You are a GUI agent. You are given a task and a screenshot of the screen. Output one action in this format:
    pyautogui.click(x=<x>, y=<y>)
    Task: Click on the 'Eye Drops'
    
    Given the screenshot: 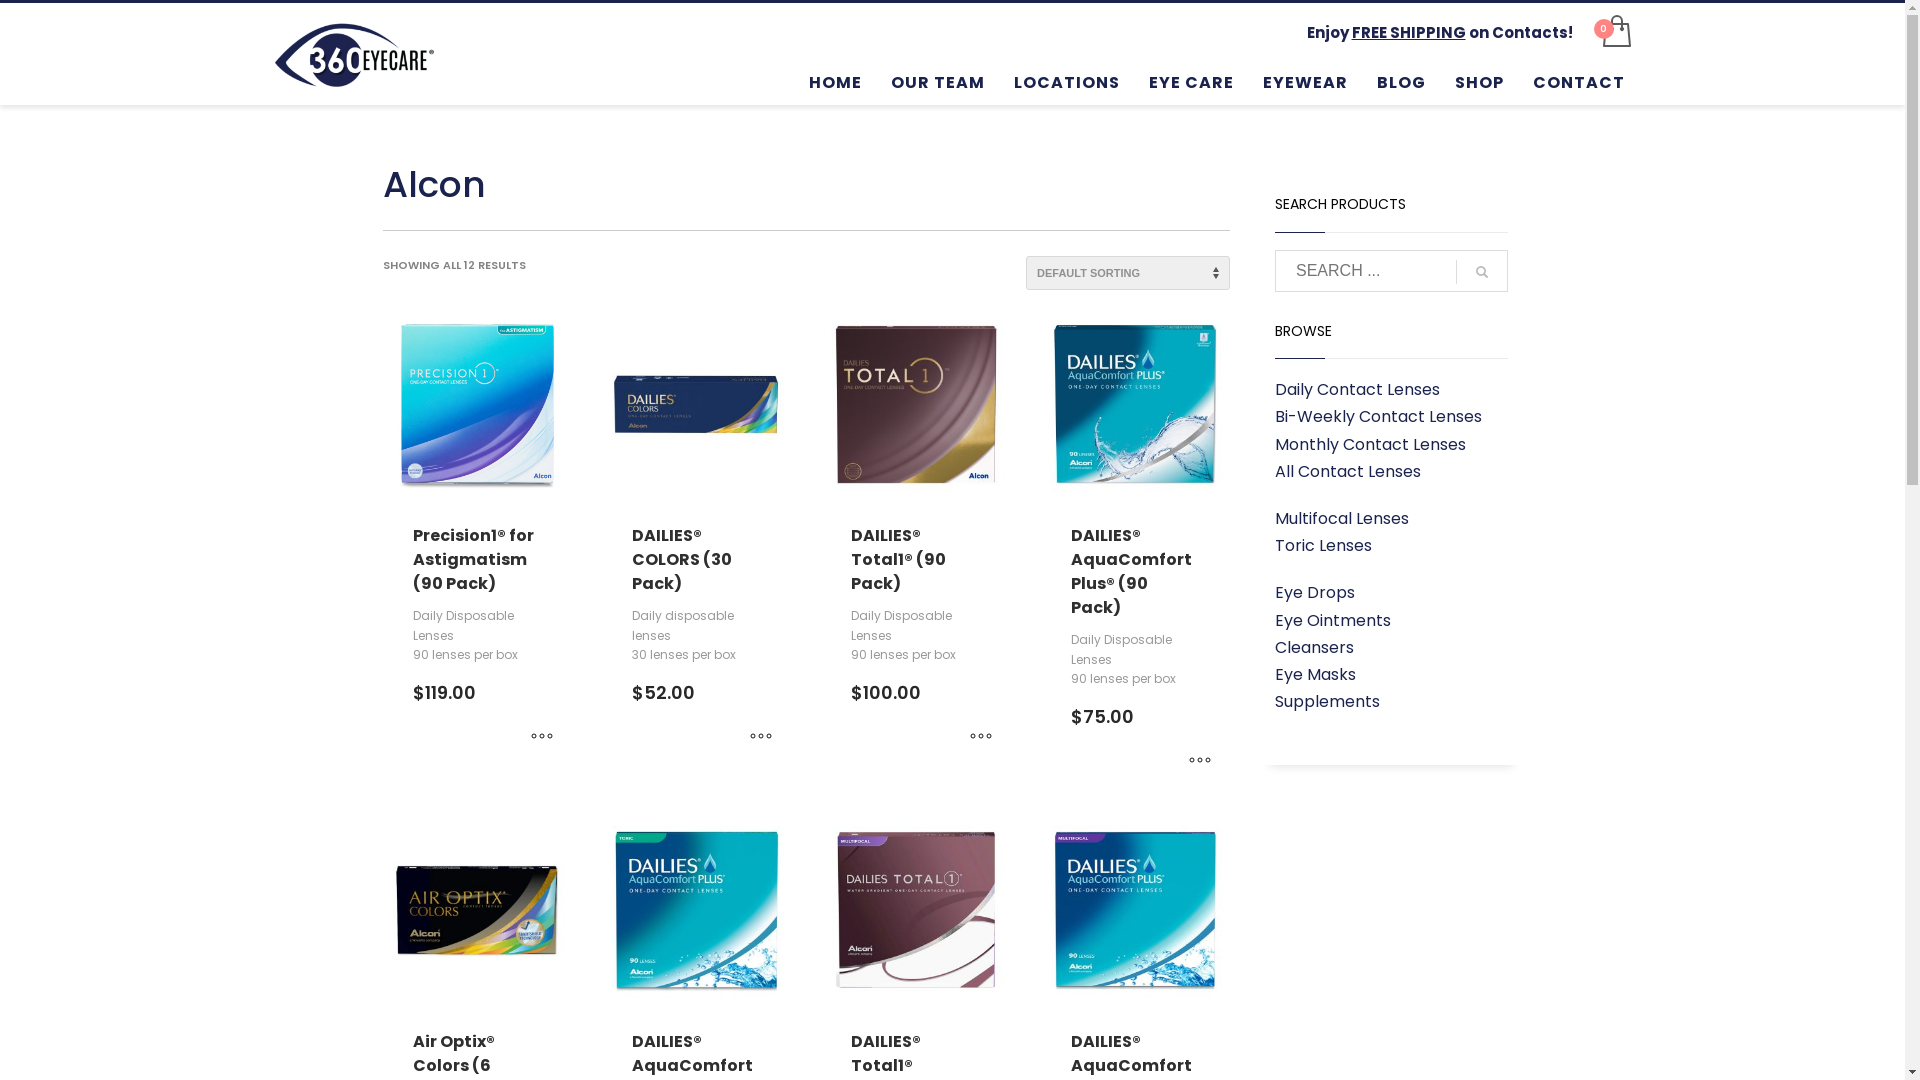 What is the action you would take?
    pyautogui.click(x=1315, y=591)
    